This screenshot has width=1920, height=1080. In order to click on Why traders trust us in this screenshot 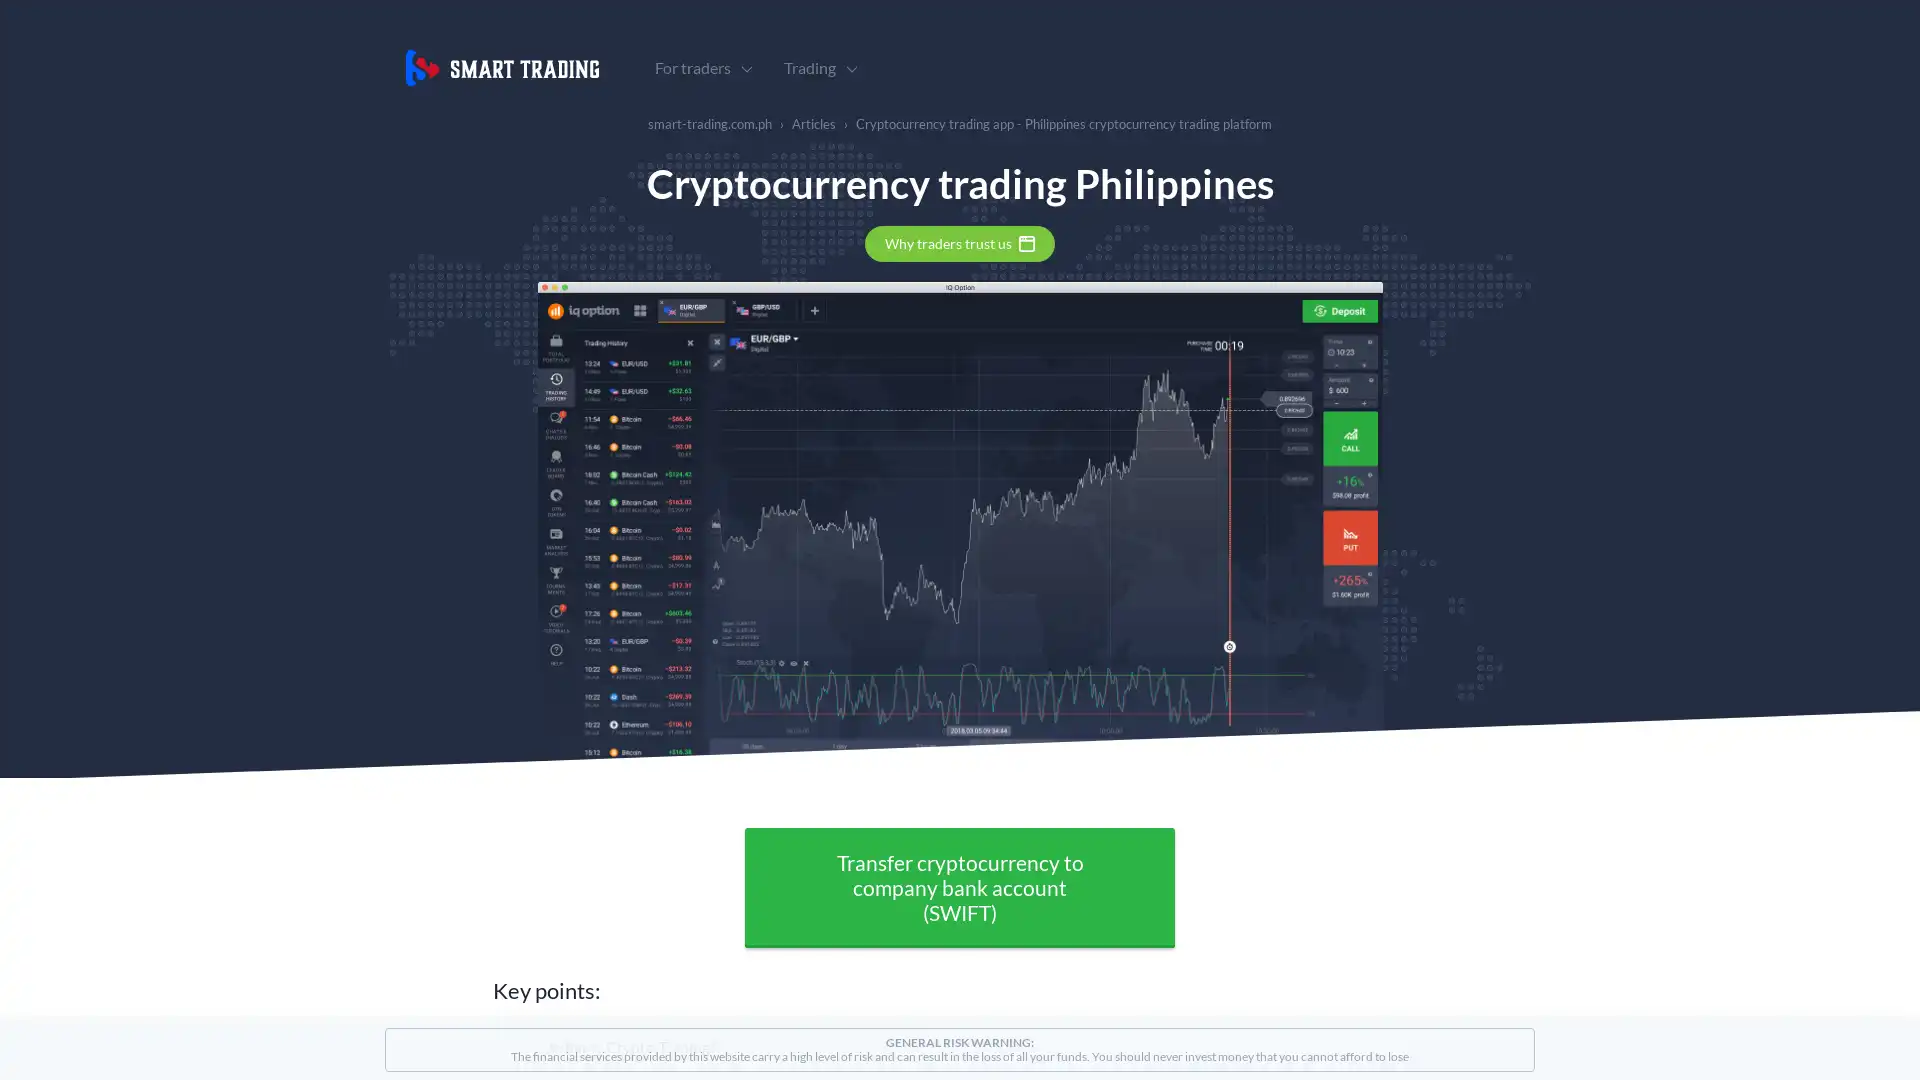, I will do `click(960, 242)`.